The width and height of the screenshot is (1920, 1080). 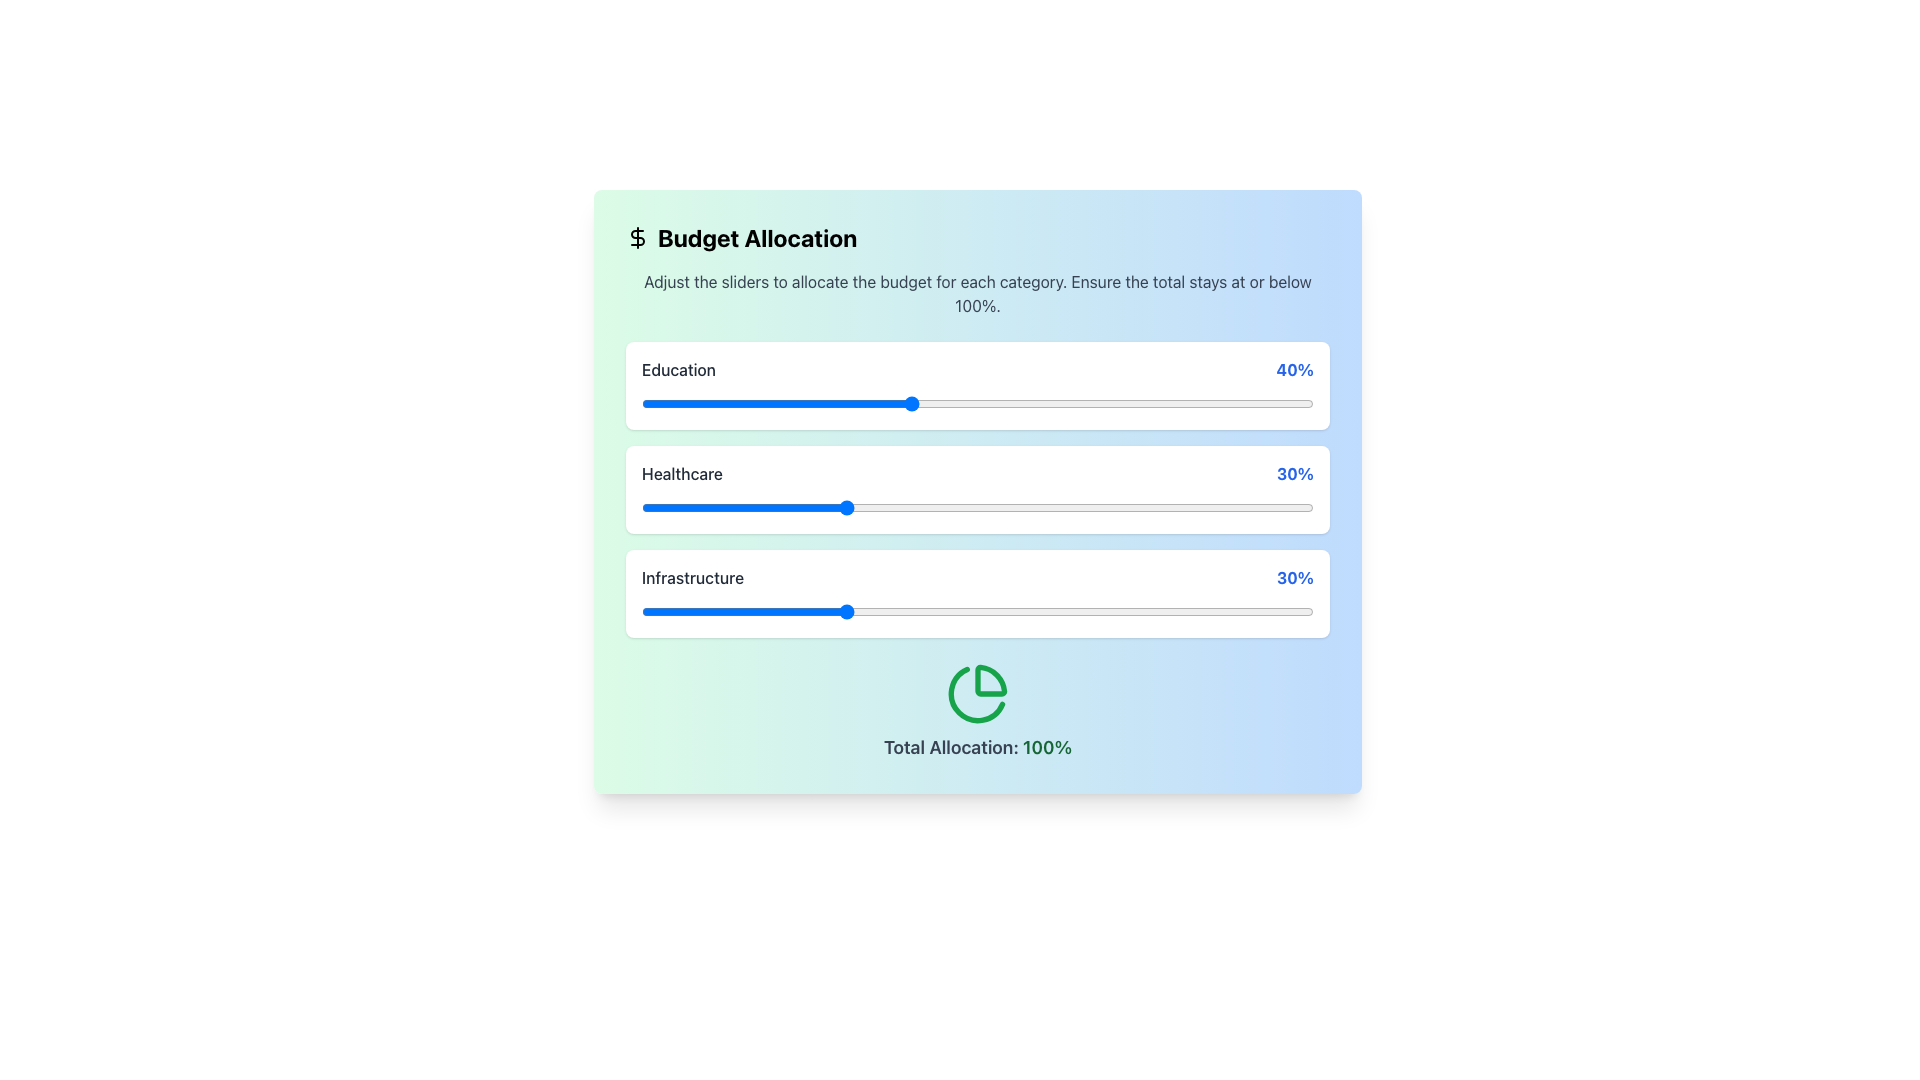 I want to click on healthcare budget allocation, so click(x=1172, y=507).